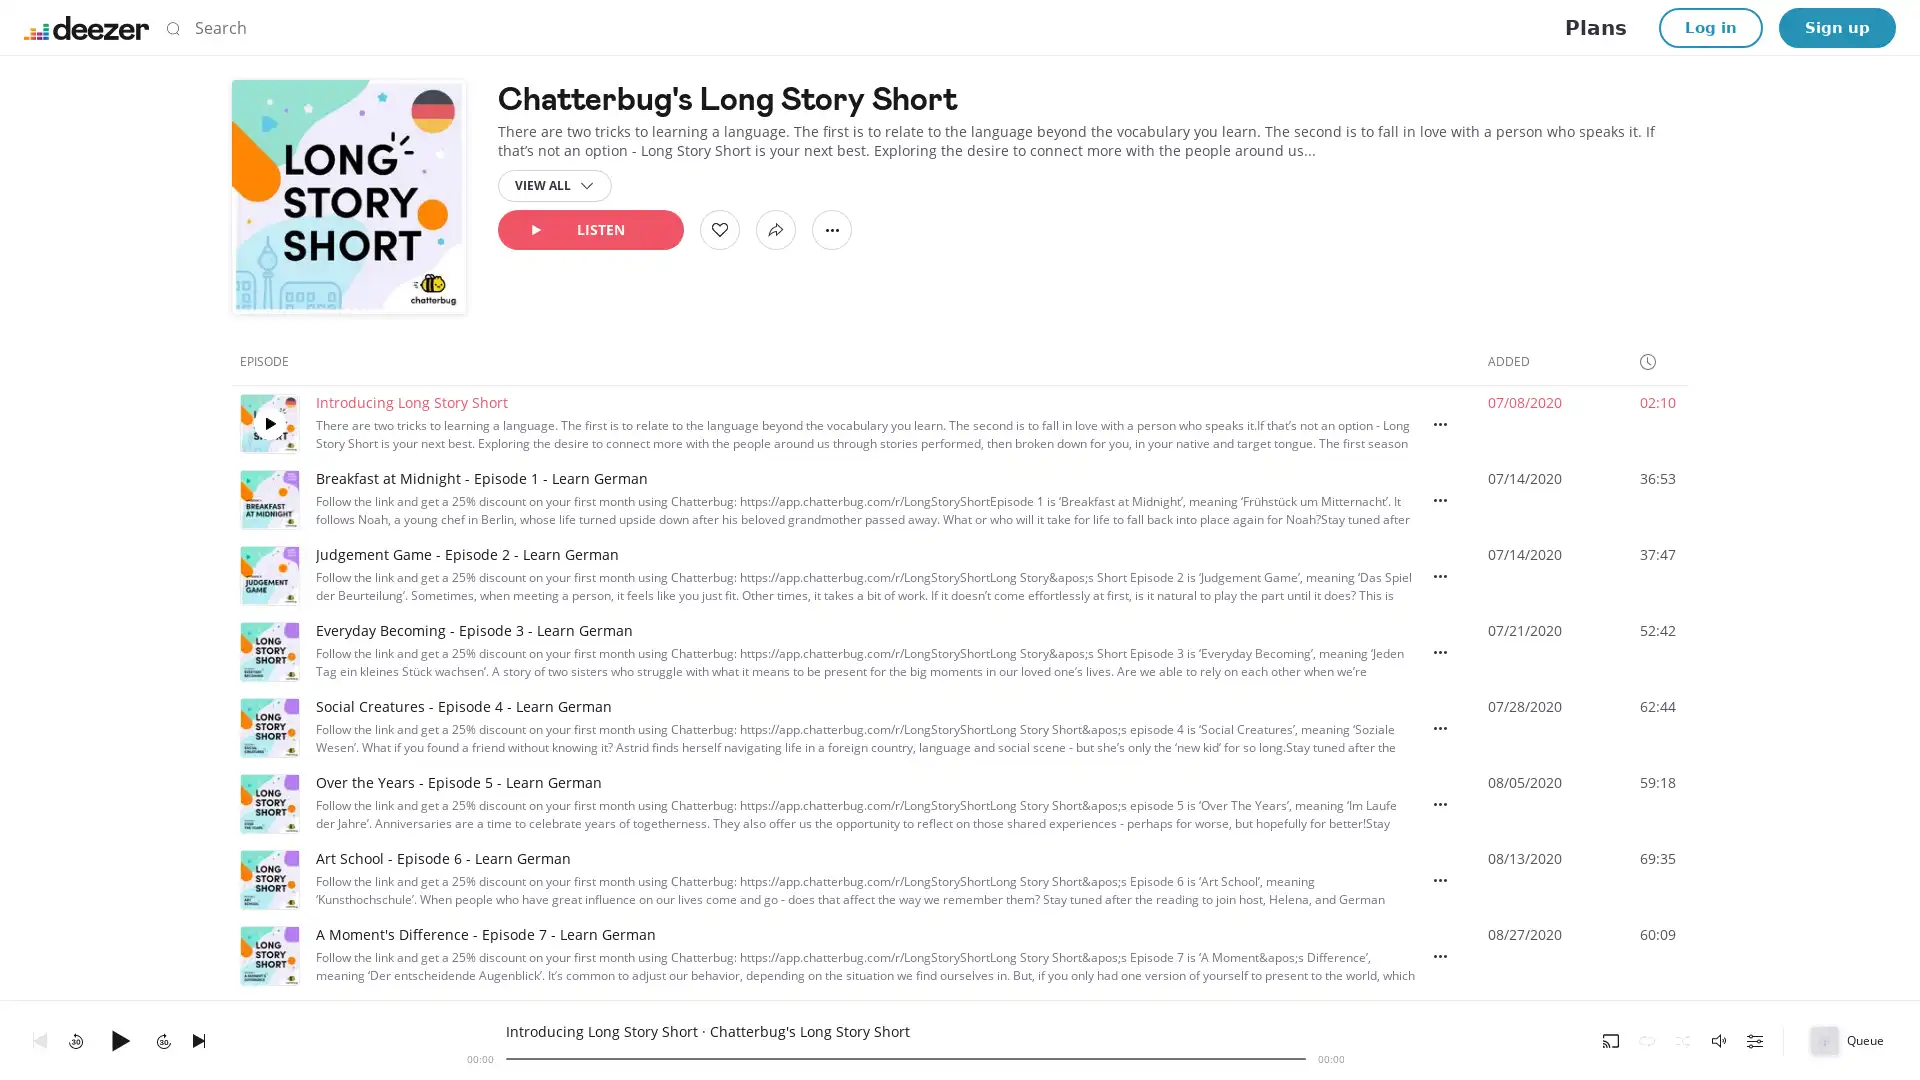  What do you see at coordinates (268, 575) in the screenshot?
I see `Play Judgement Game - Episode 2 - Learn German by Chatterbug's Long Story Short` at bounding box center [268, 575].